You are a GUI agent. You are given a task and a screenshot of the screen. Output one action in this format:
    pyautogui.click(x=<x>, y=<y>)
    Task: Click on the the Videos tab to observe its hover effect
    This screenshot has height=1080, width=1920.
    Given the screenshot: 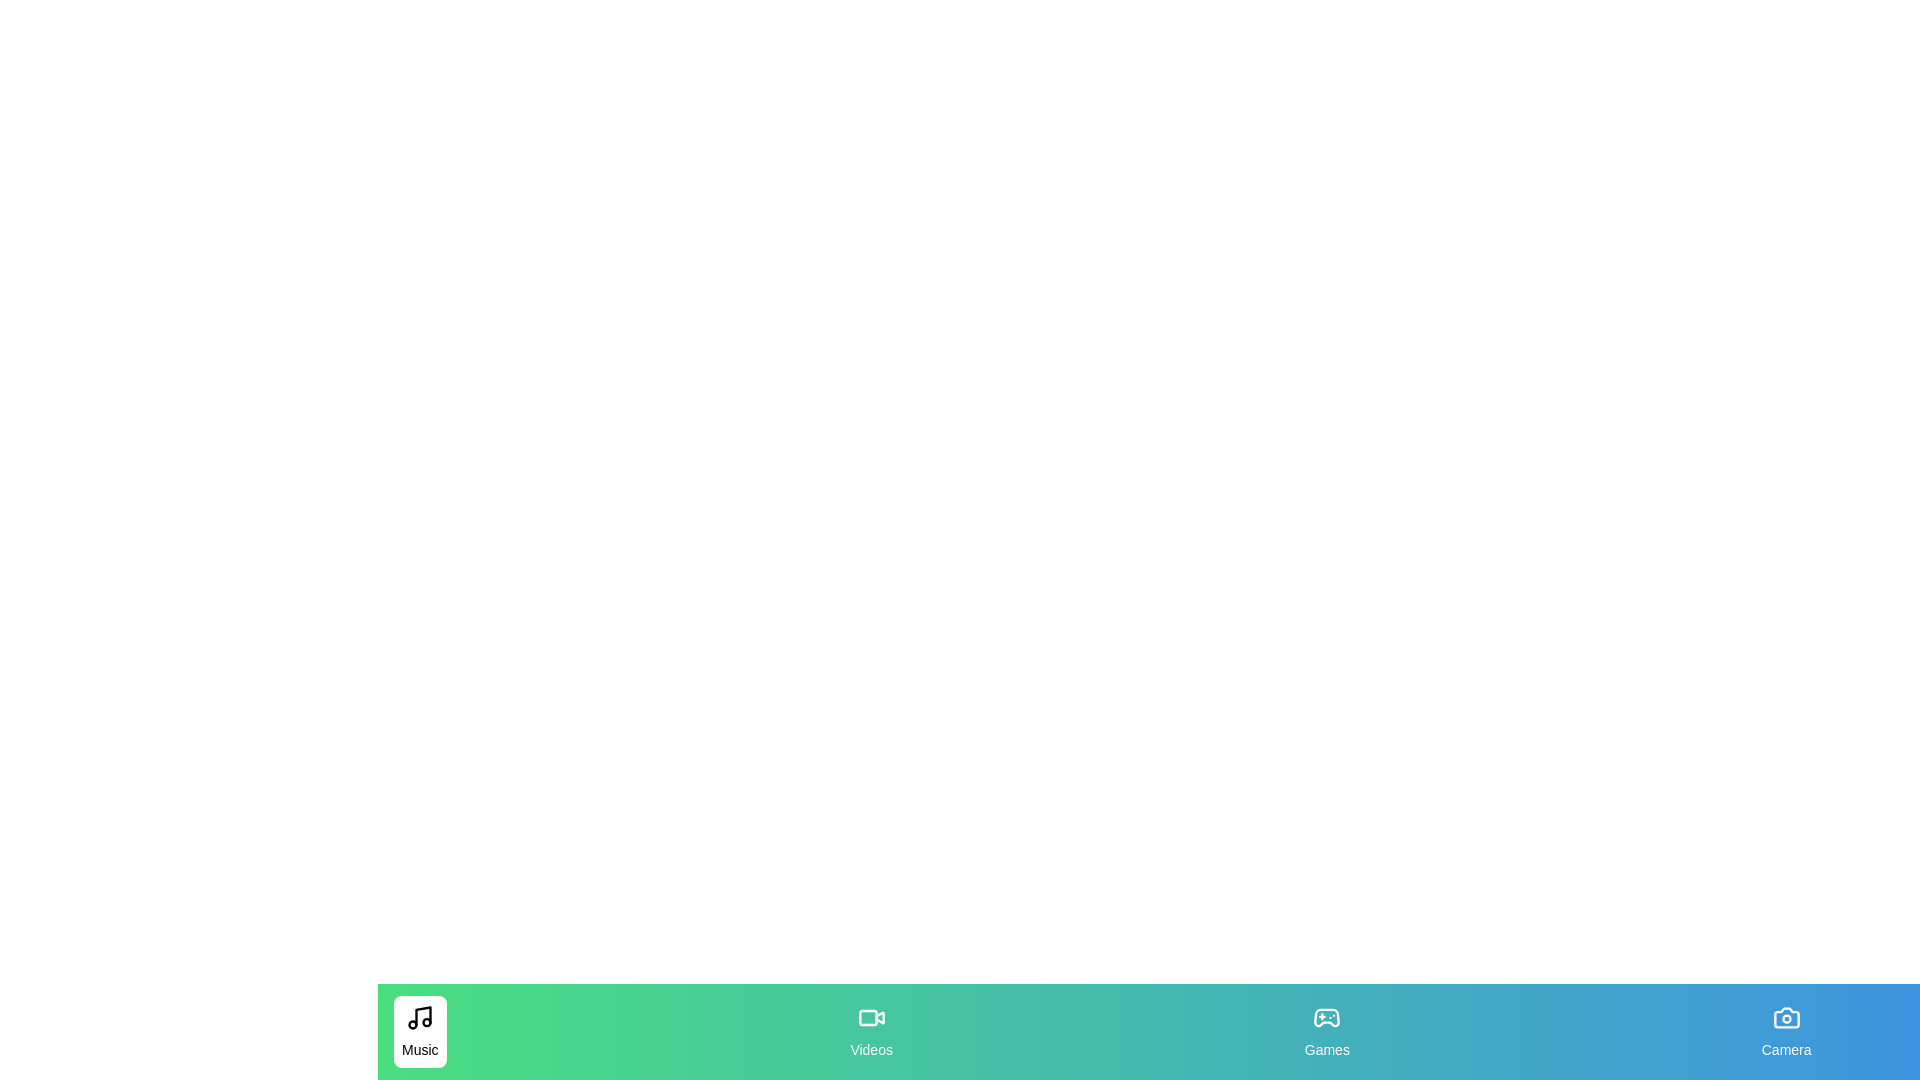 What is the action you would take?
    pyautogui.click(x=870, y=1032)
    